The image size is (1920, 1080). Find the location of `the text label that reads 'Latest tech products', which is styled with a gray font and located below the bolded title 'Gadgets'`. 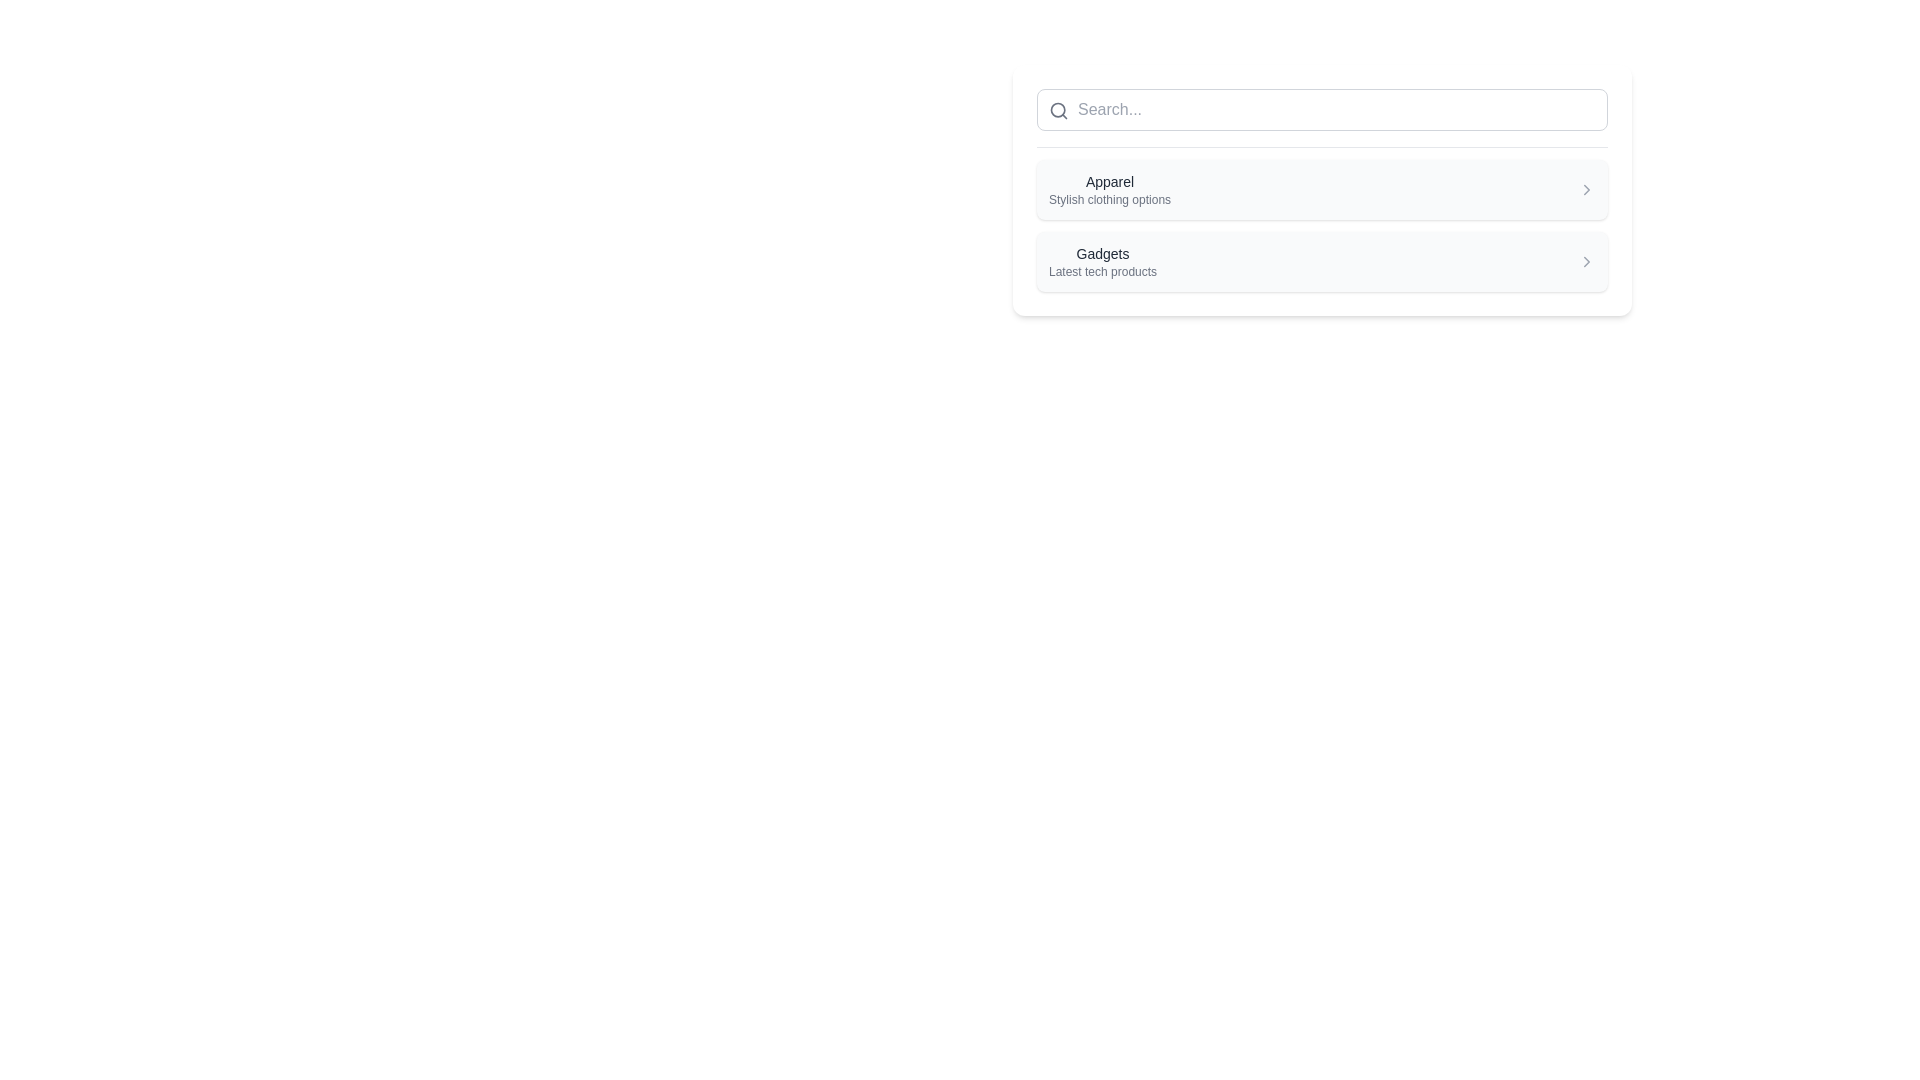

the text label that reads 'Latest tech products', which is styled with a gray font and located below the bolded title 'Gadgets' is located at coordinates (1102, 272).